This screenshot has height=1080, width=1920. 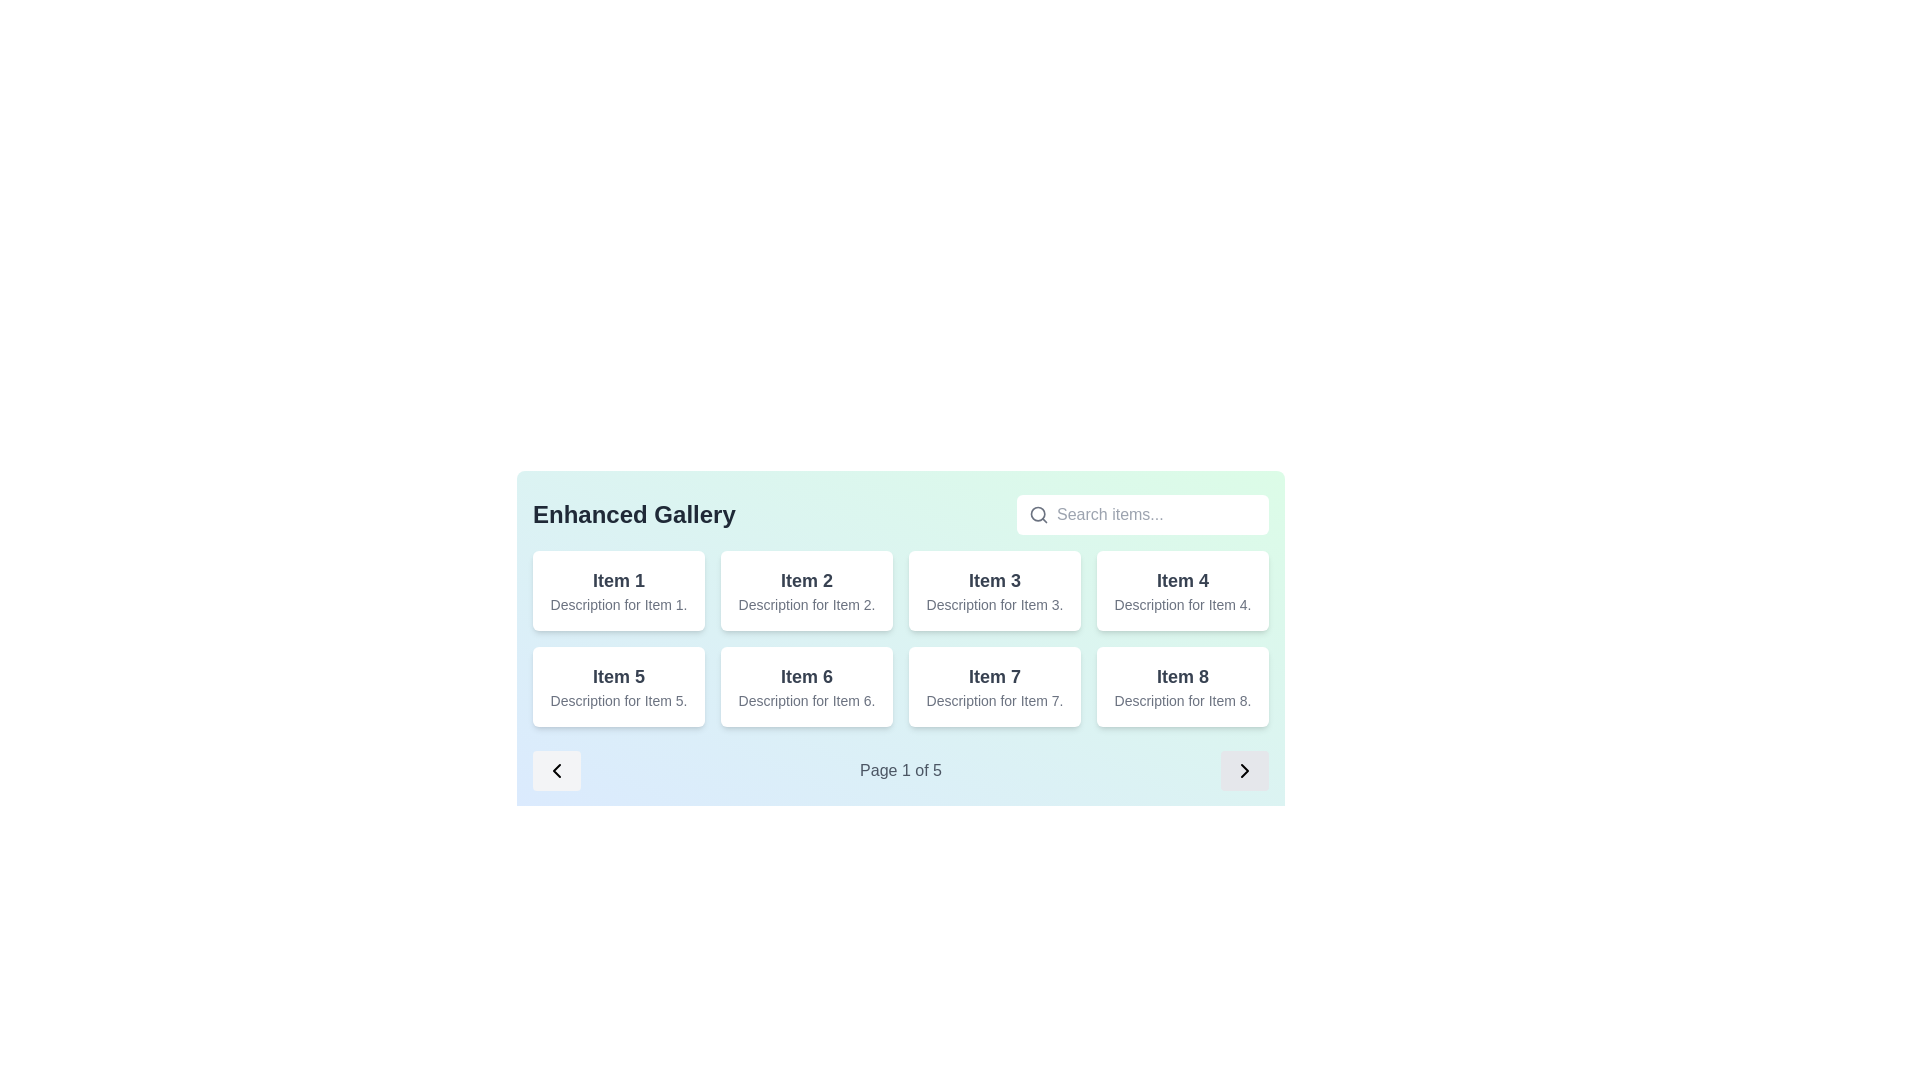 I want to click on the circular component of the search icon located at the top-right corner of the search input field, so click(x=1038, y=513).